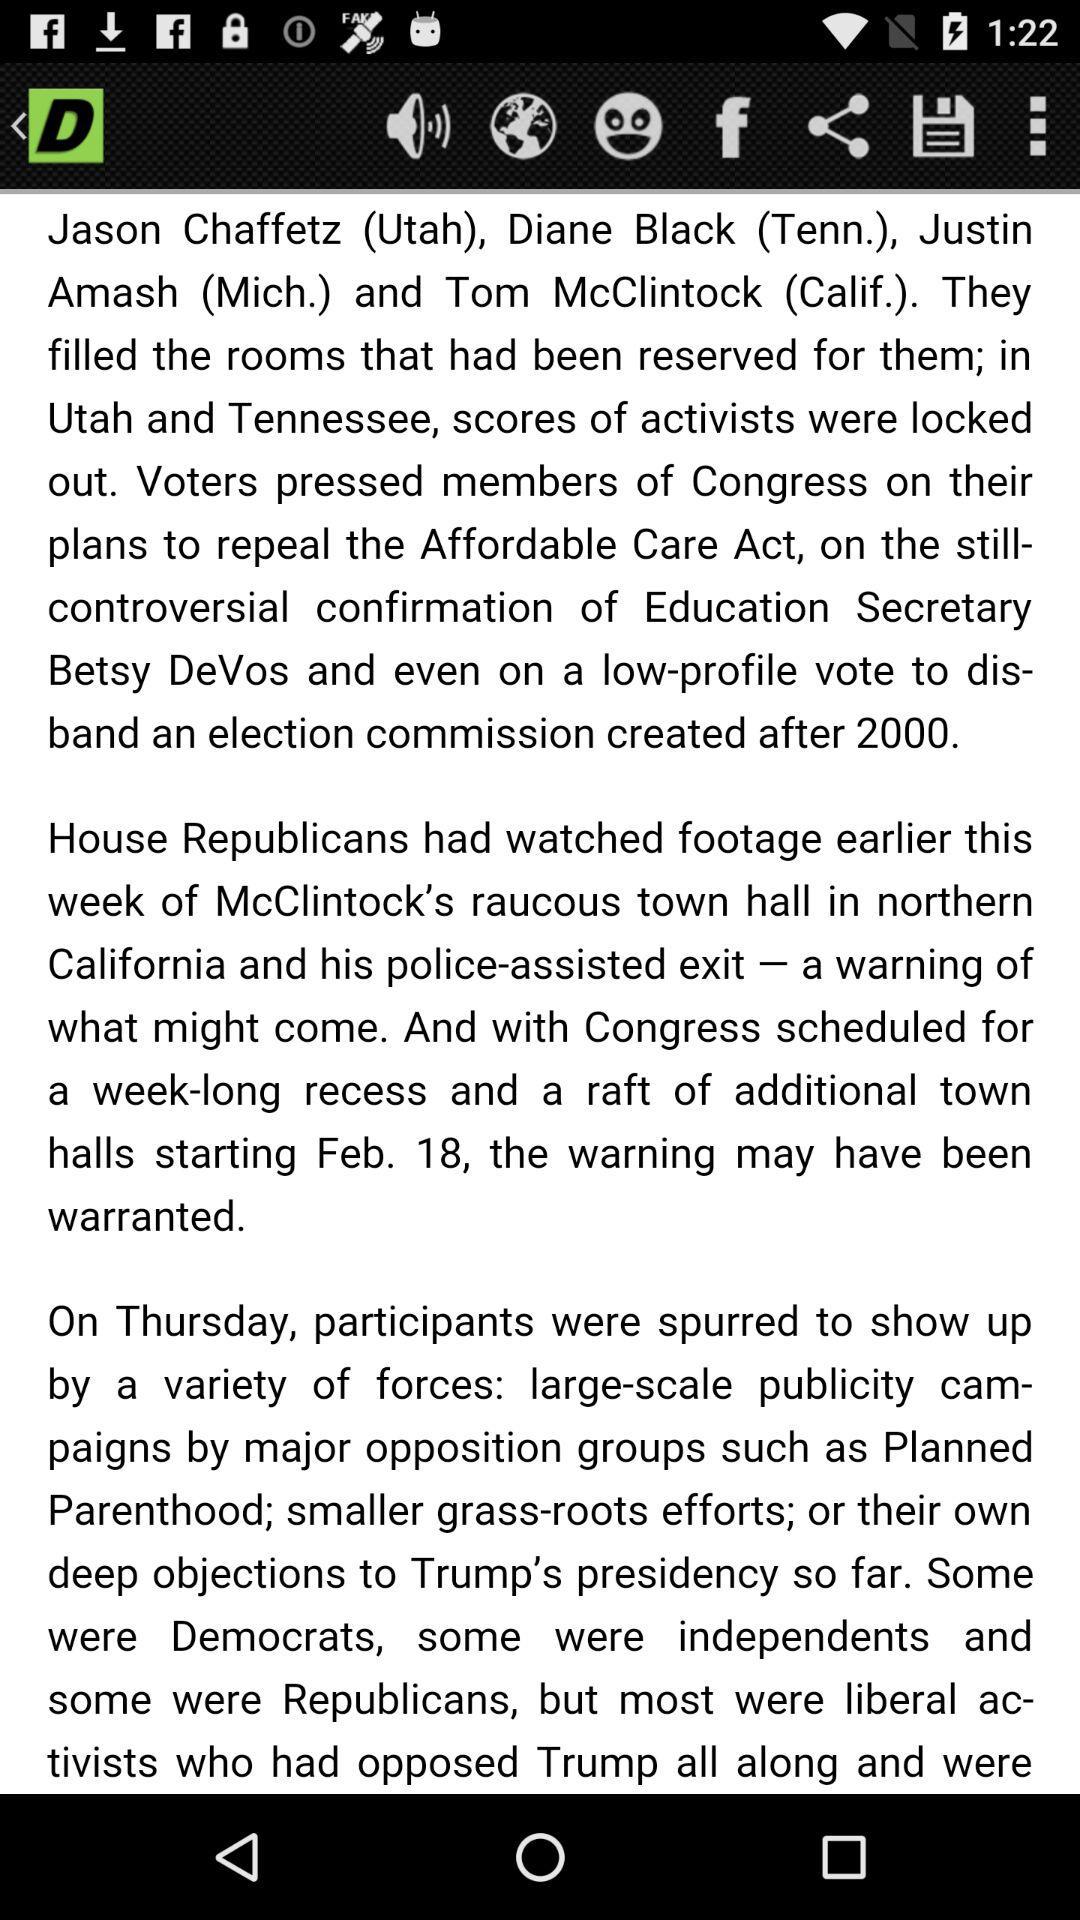 The height and width of the screenshot is (1920, 1080). What do you see at coordinates (417, 124) in the screenshot?
I see `change volume settings` at bounding box center [417, 124].